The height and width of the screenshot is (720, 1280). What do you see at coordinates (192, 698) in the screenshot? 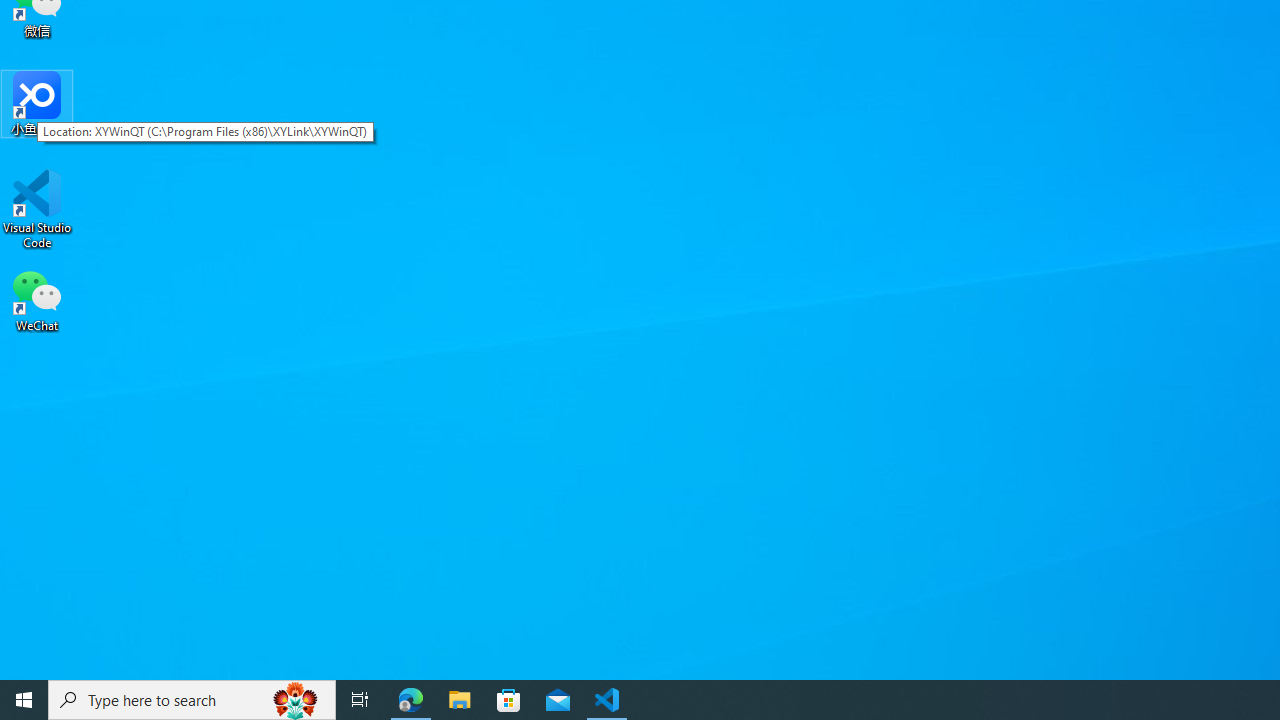
I see `'Type here to search'` at bounding box center [192, 698].